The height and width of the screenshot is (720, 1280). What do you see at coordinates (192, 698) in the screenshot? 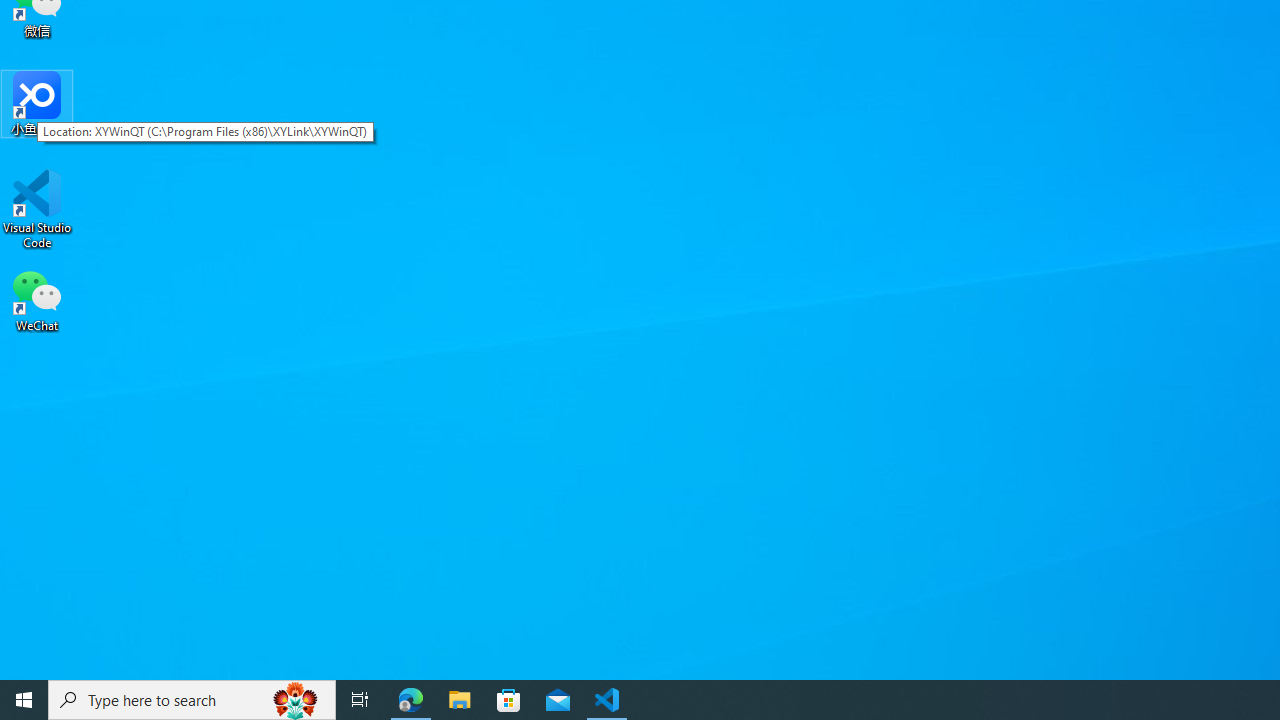
I see `'Type here to search'` at bounding box center [192, 698].